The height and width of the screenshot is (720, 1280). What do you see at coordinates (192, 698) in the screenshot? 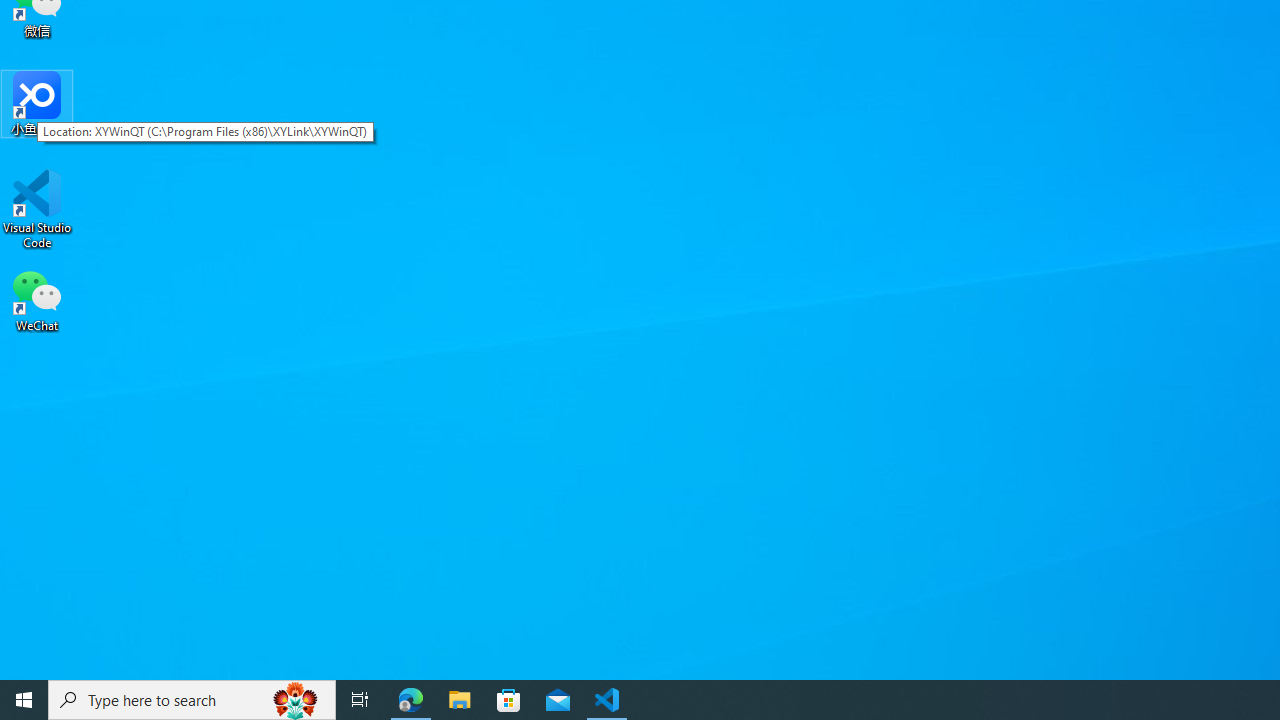
I see `'Type here to search'` at bounding box center [192, 698].